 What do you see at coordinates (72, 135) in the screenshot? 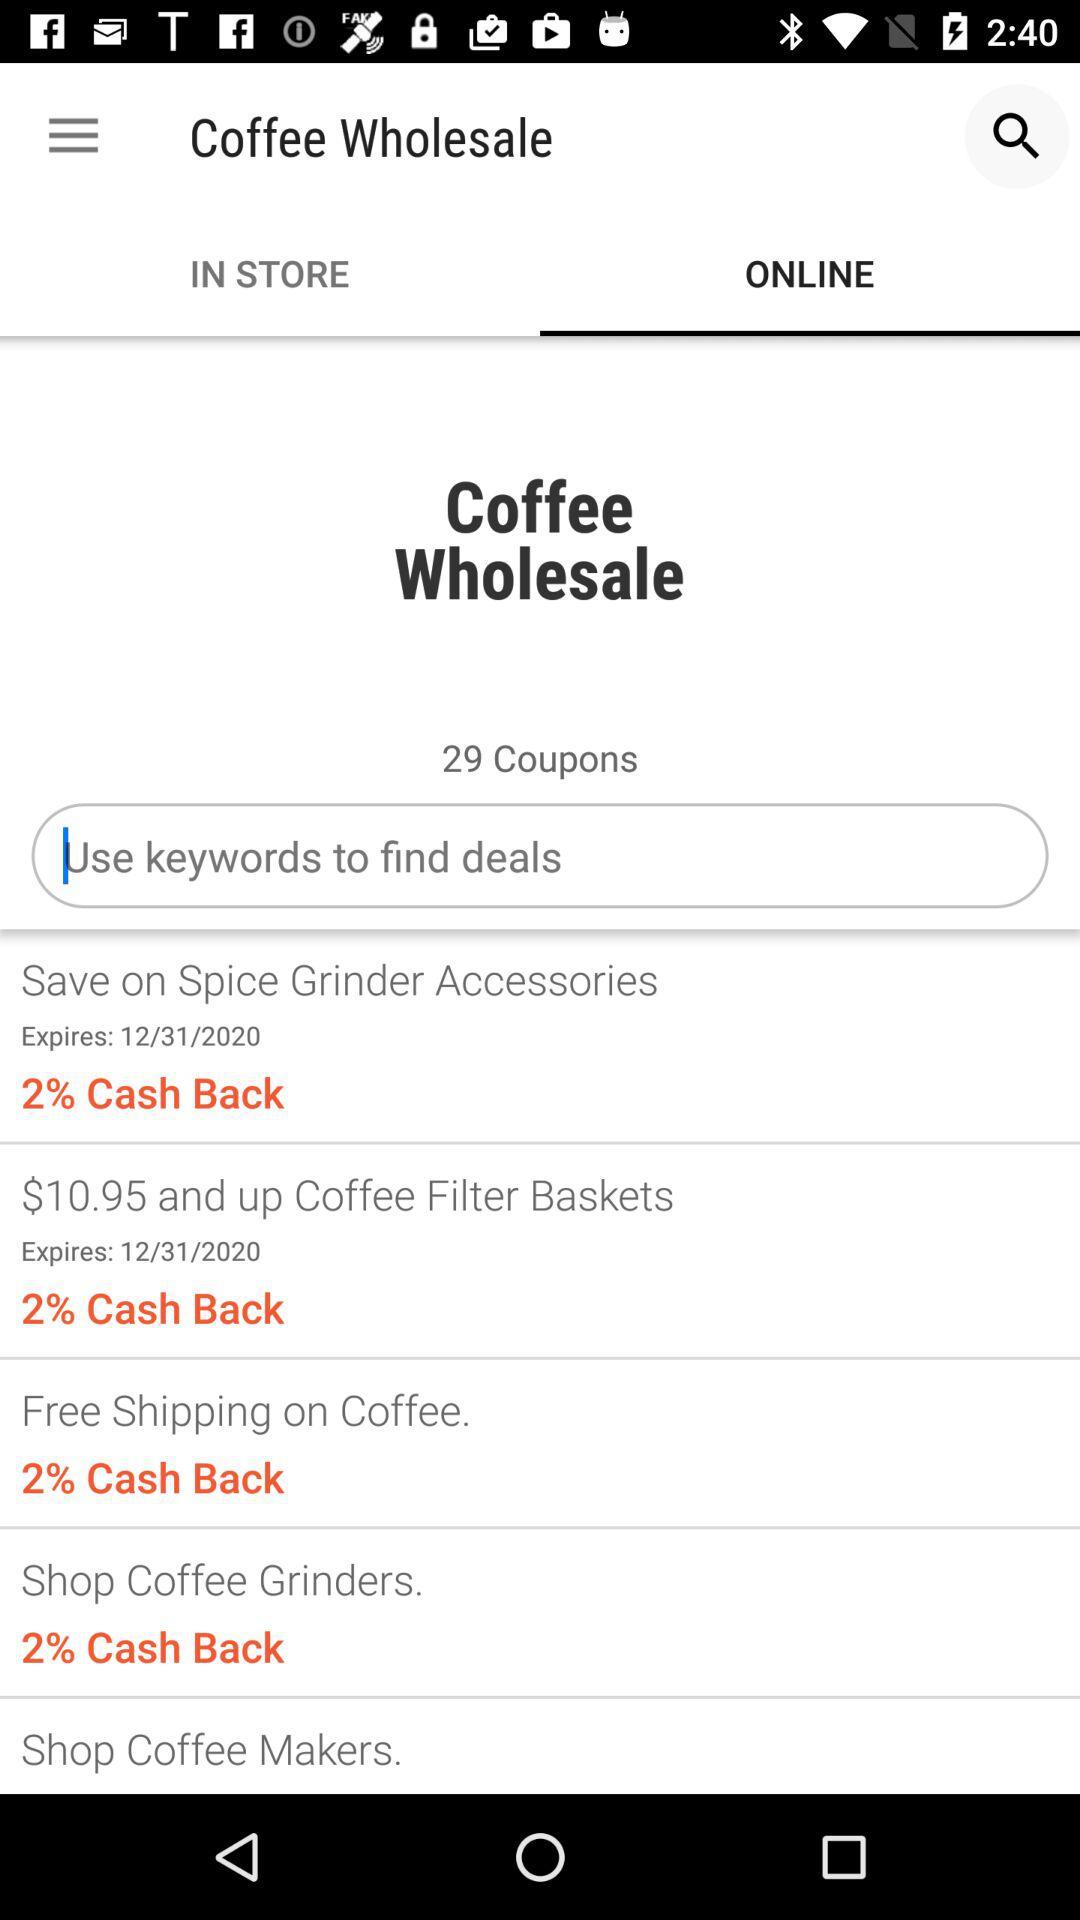
I see `the icon to the left of the coffee wholesale app` at bounding box center [72, 135].